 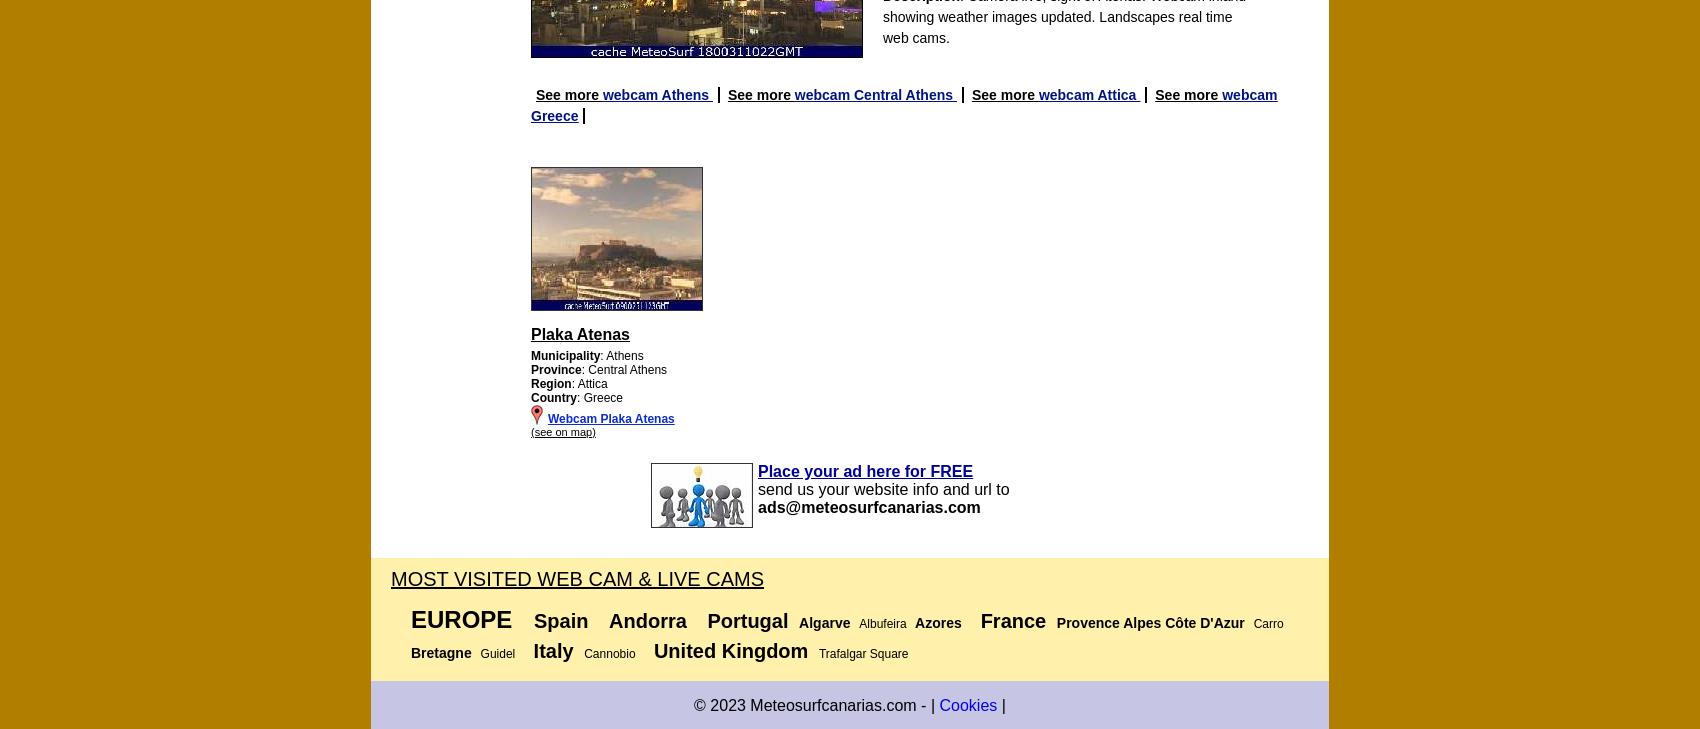 What do you see at coordinates (823, 623) in the screenshot?
I see `'Algarve'` at bounding box center [823, 623].